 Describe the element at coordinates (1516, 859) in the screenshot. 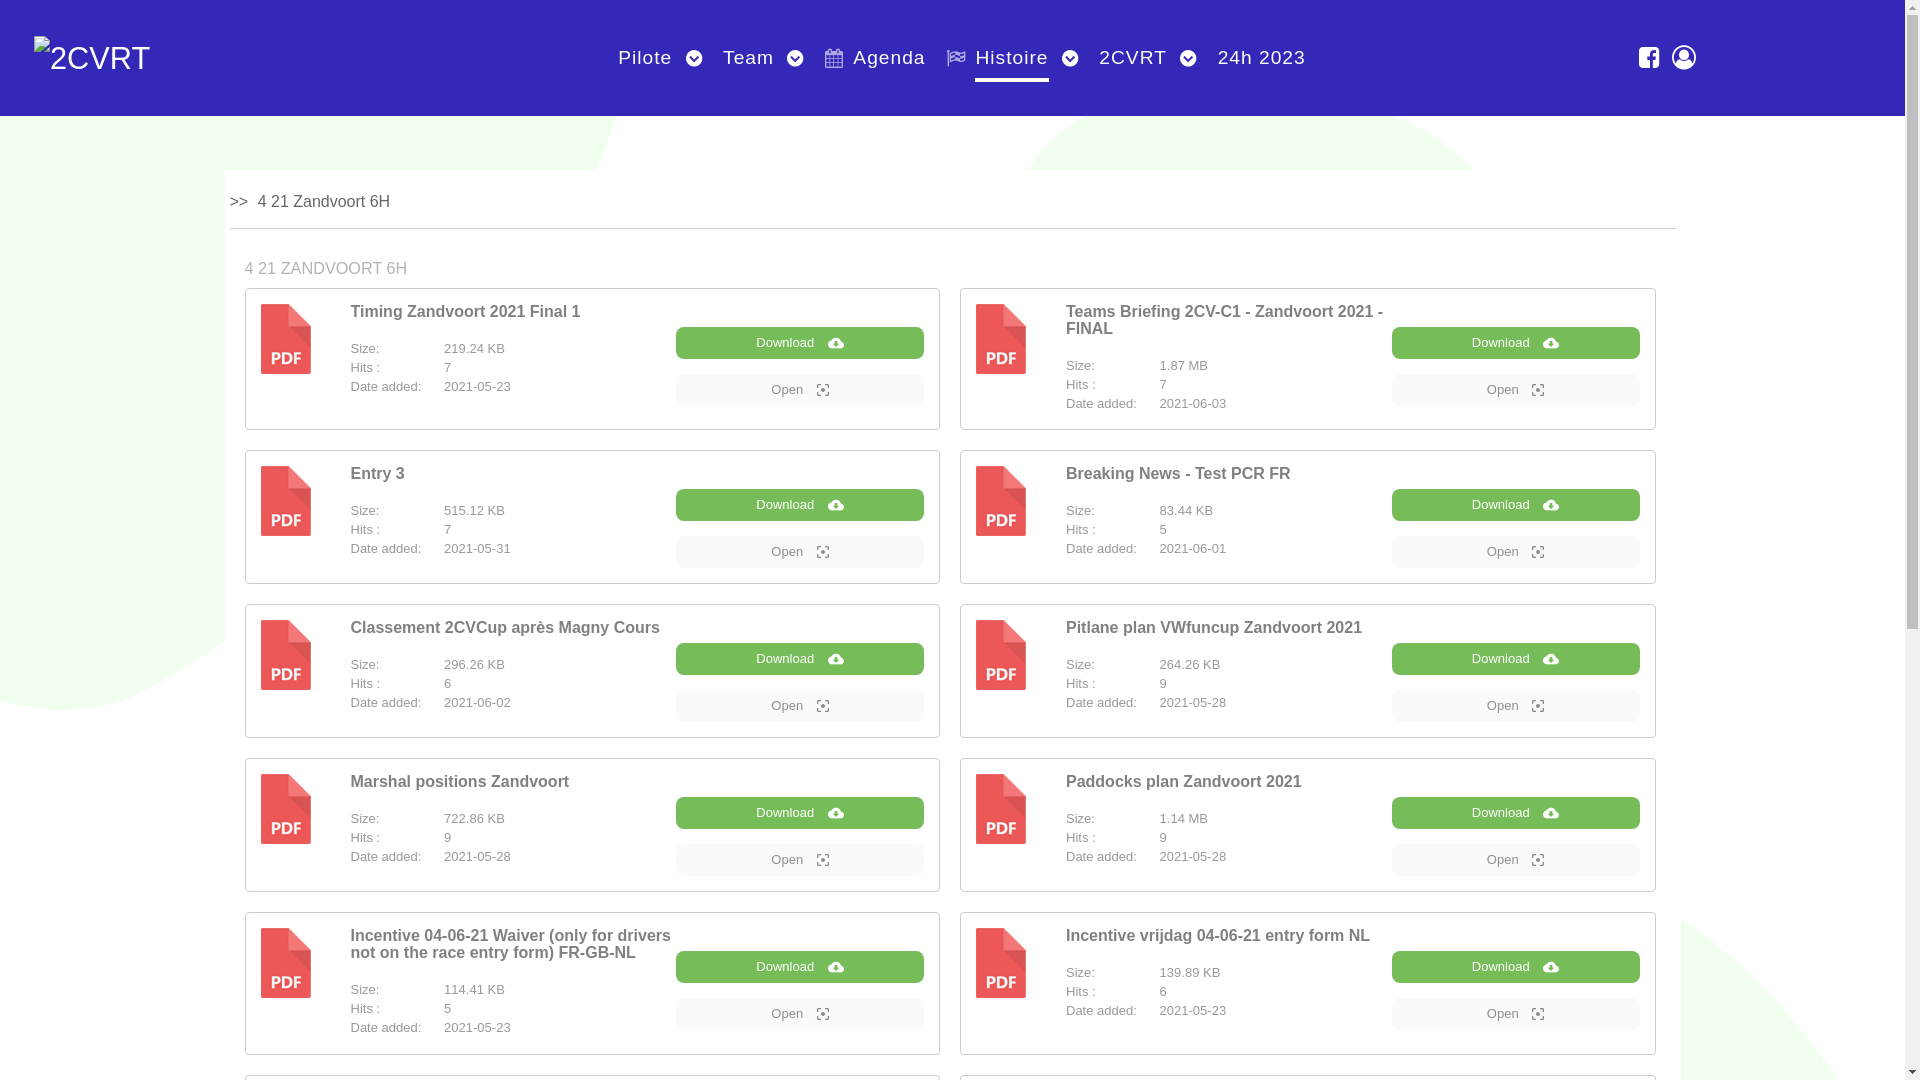

I see `'Open'` at that location.